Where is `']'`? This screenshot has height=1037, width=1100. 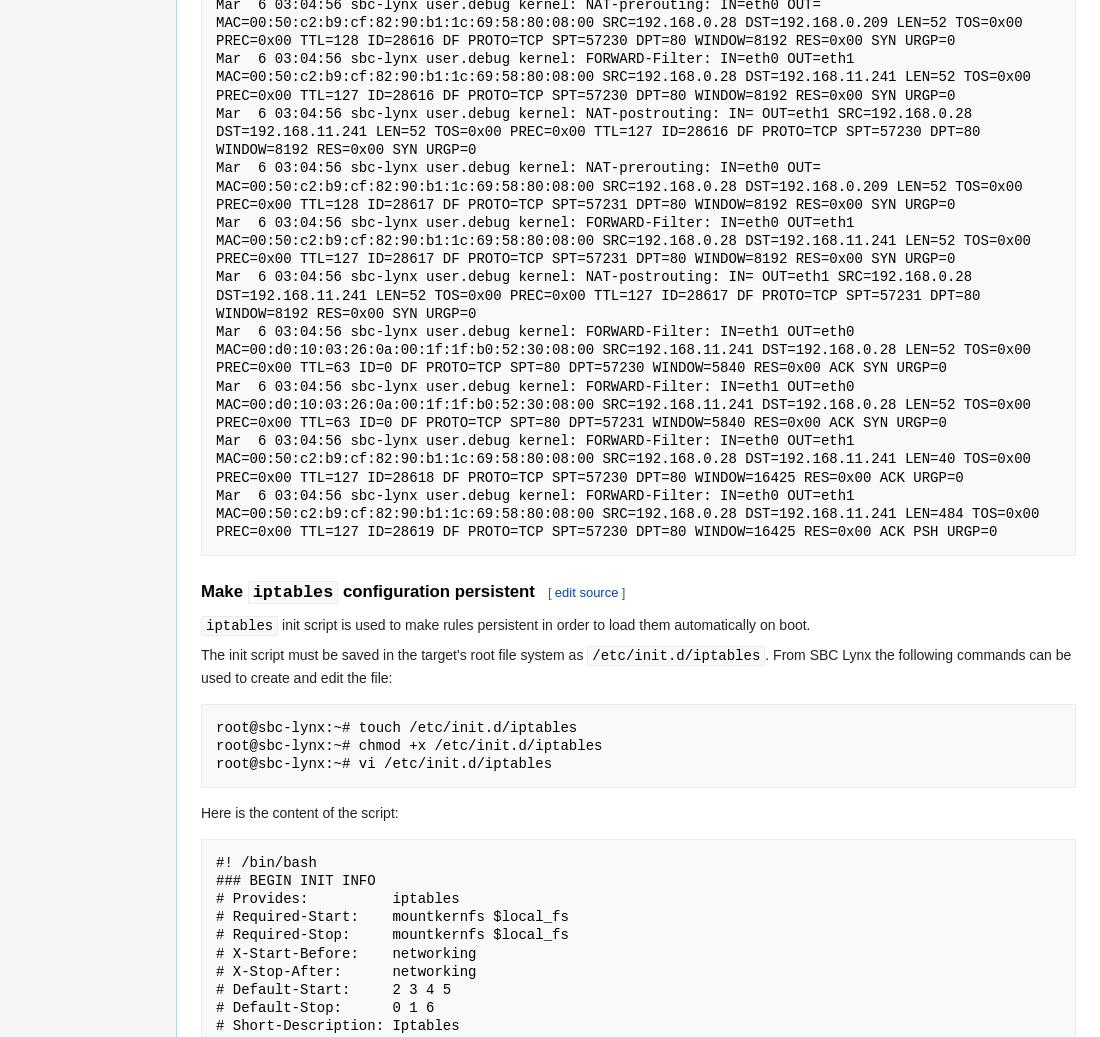
']' is located at coordinates (623, 591).